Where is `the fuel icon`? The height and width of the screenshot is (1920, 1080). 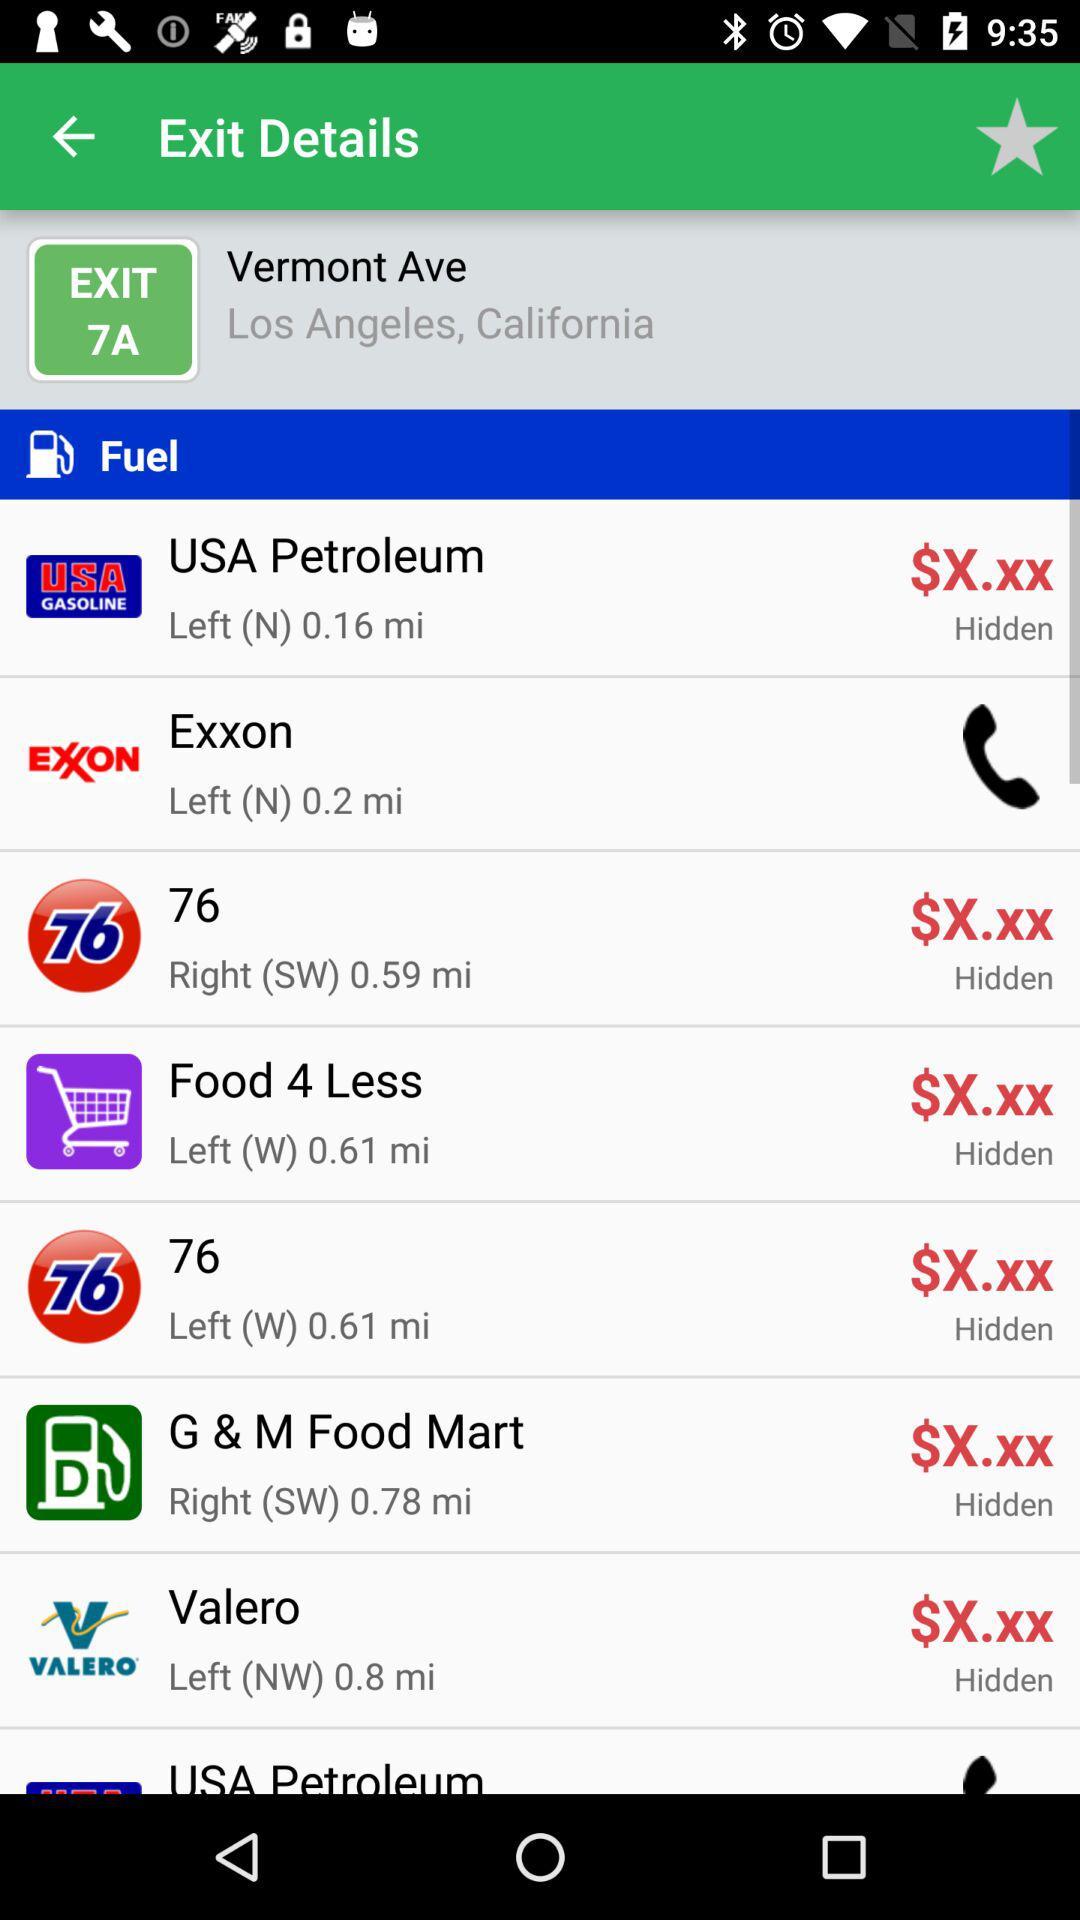
the fuel icon is located at coordinates (576, 453).